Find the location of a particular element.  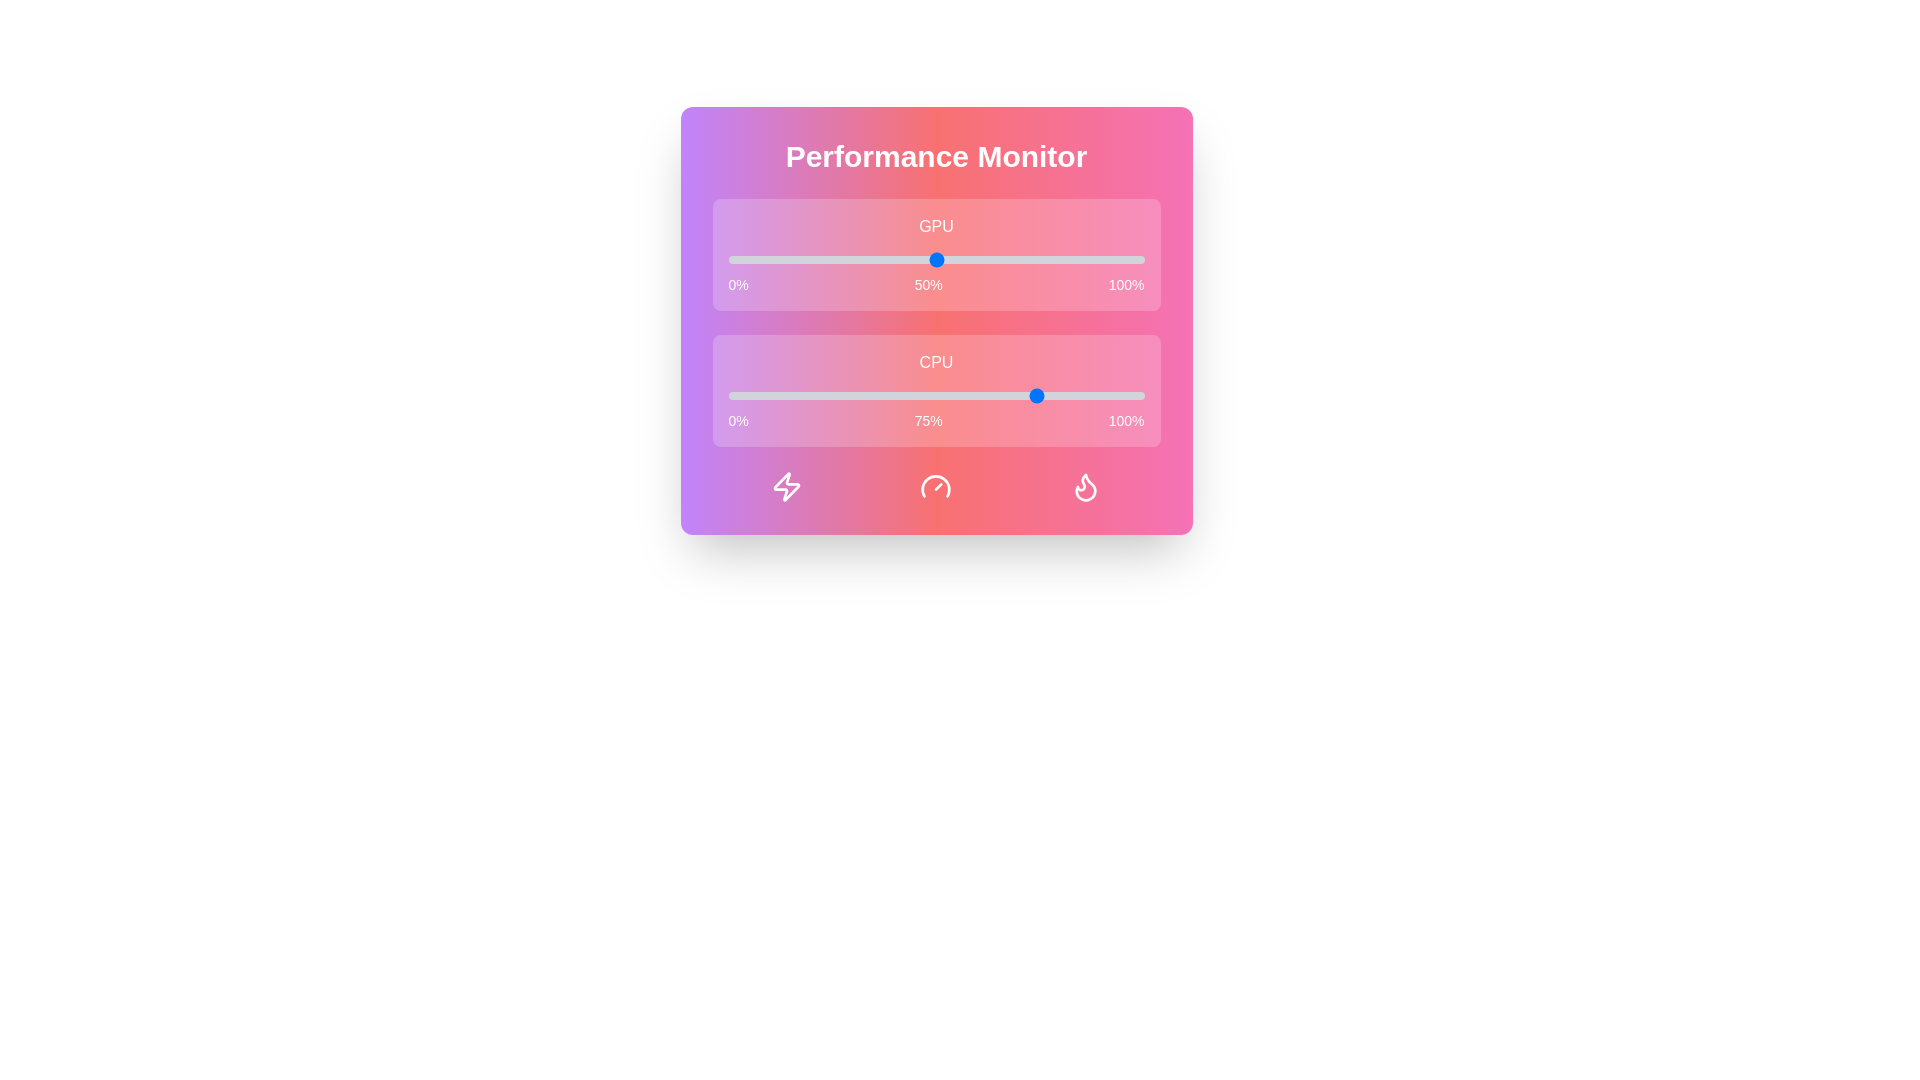

the GPU performance slider to 13% is located at coordinates (781, 258).